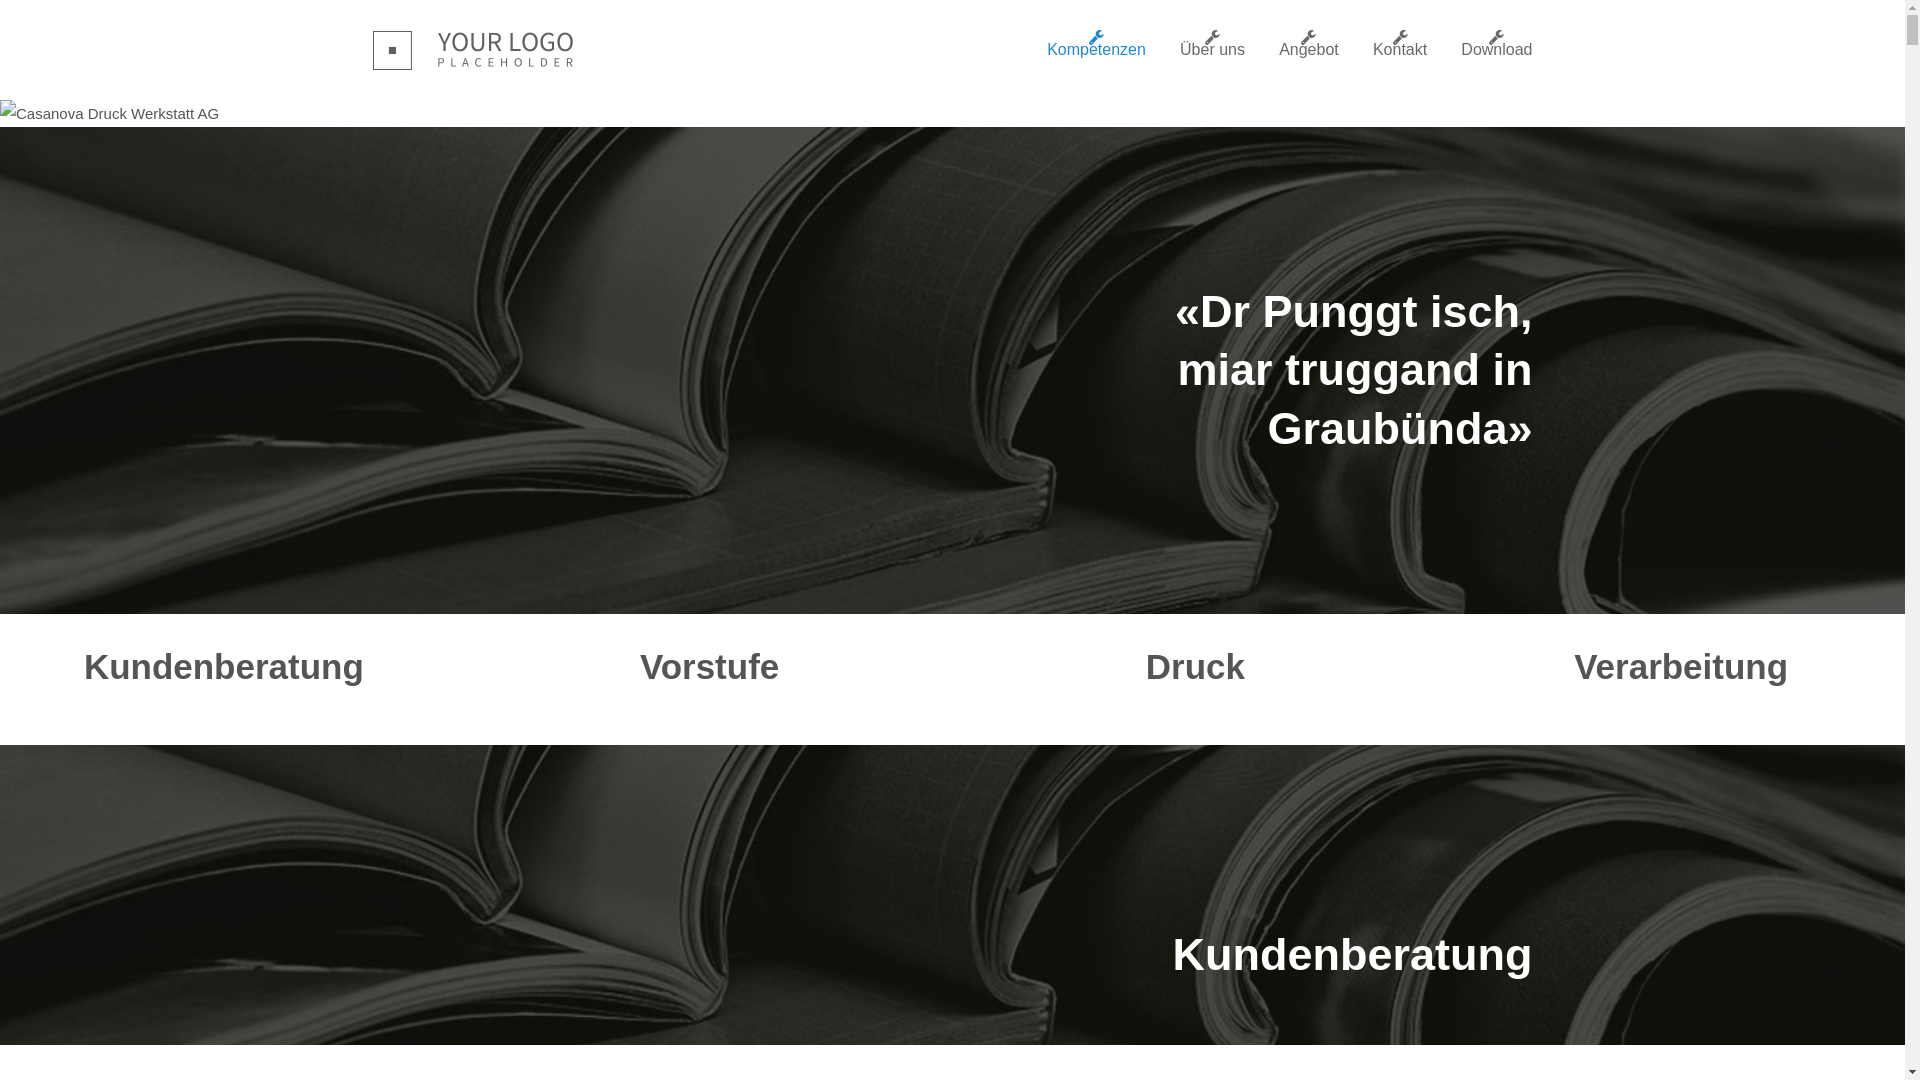 This screenshot has width=1920, height=1080. I want to click on 'Angebot', so click(1309, 49).